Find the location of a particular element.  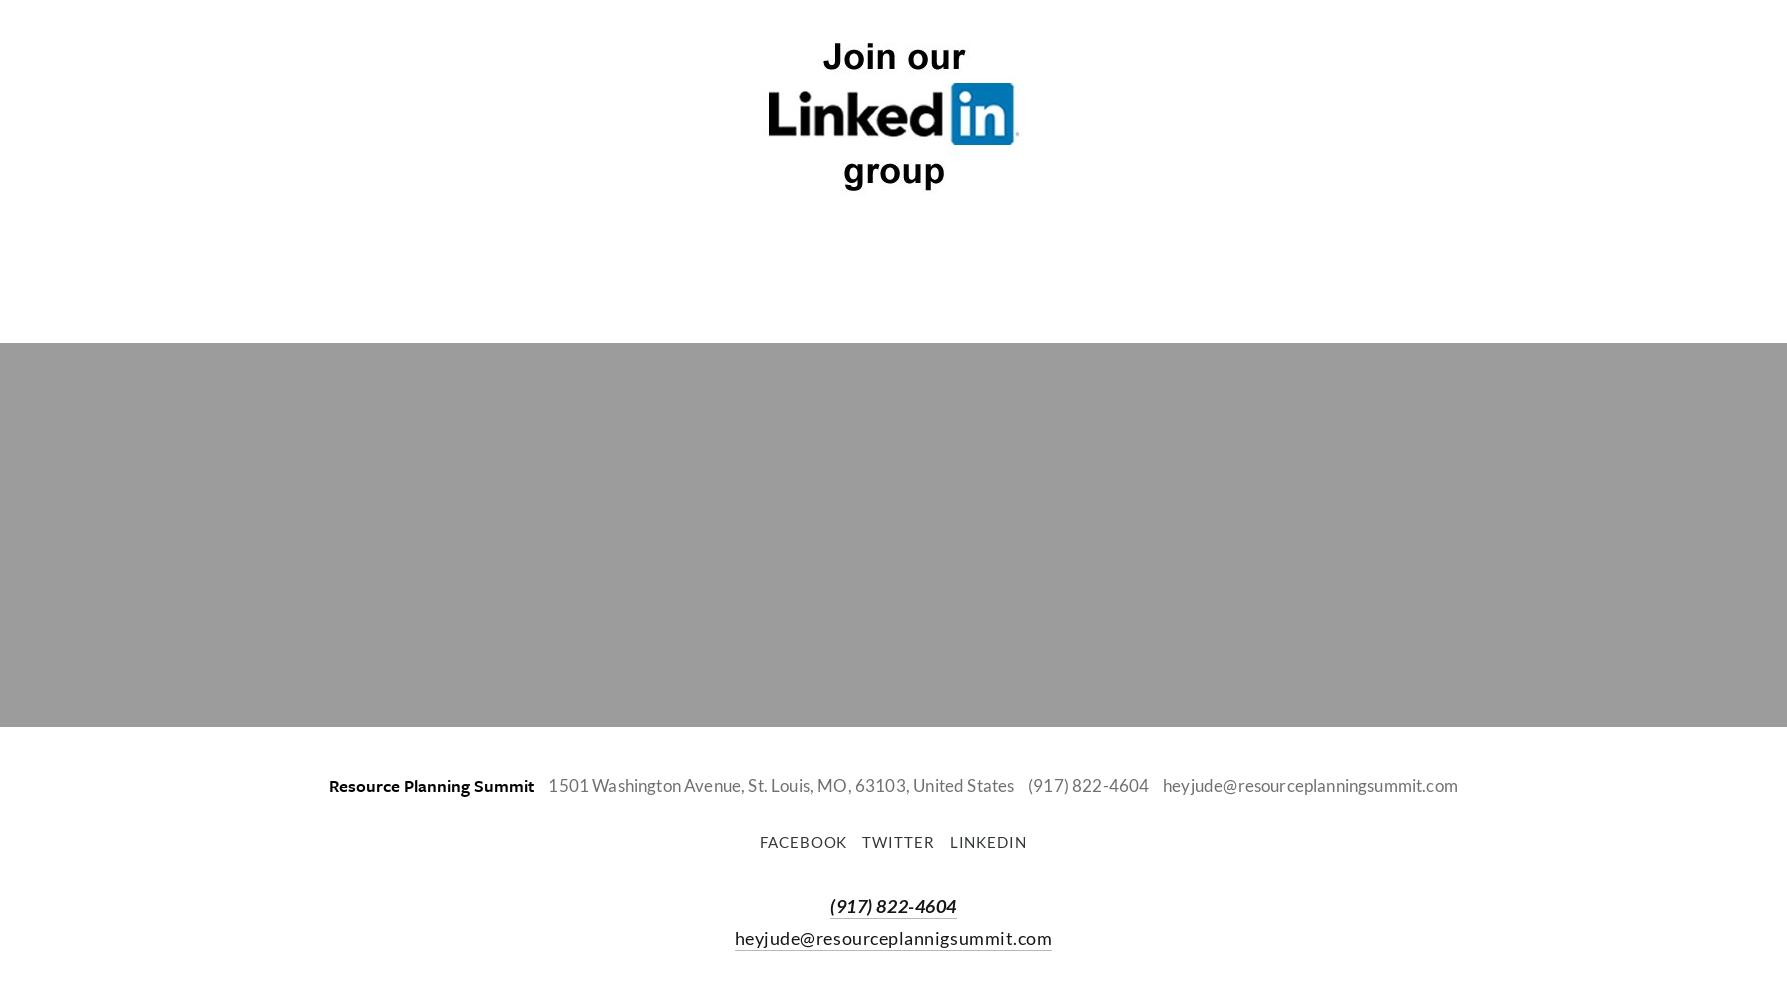

'Twitter' is located at coordinates (896, 842).